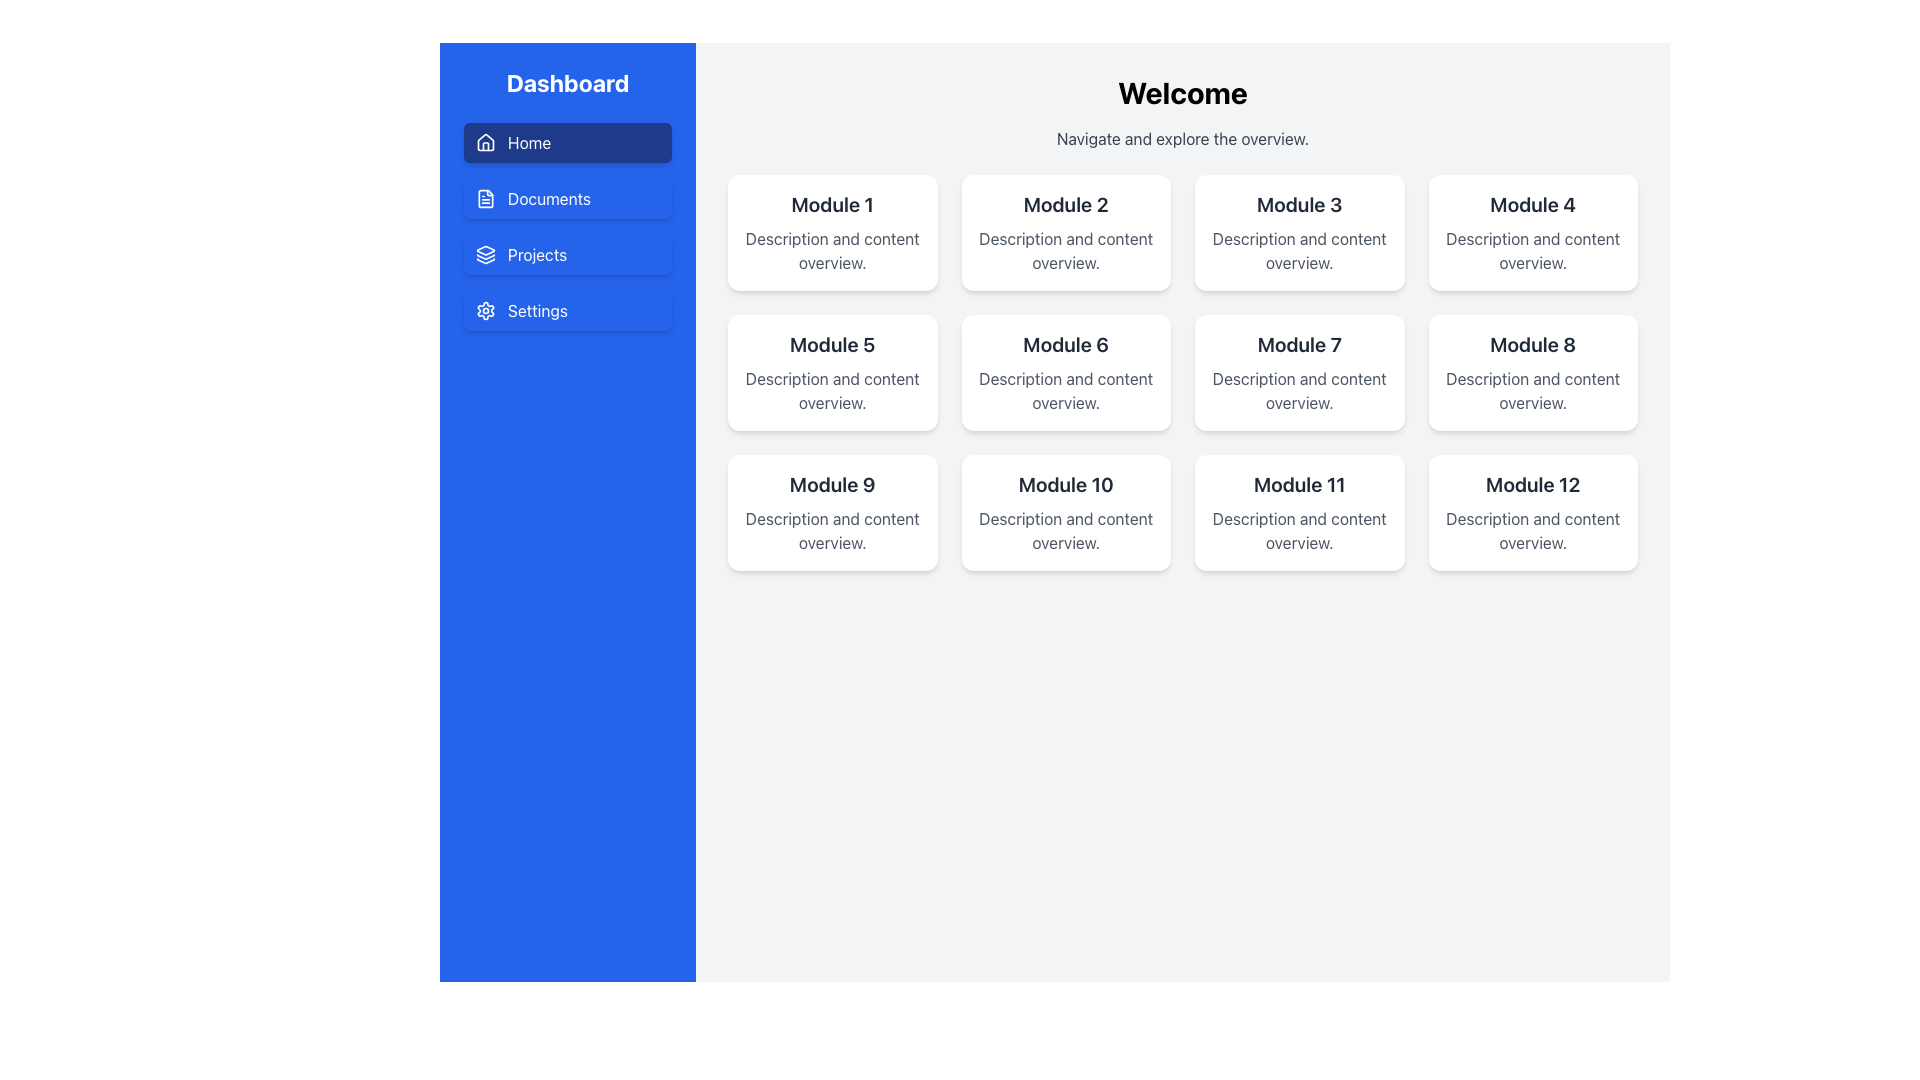 The image size is (1920, 1080). I want to click on the Text label that serves as the title for the module card located in the second row and third column of the grid, positioned above the subtitle 'Description and content overview.', so click(1065, 485).